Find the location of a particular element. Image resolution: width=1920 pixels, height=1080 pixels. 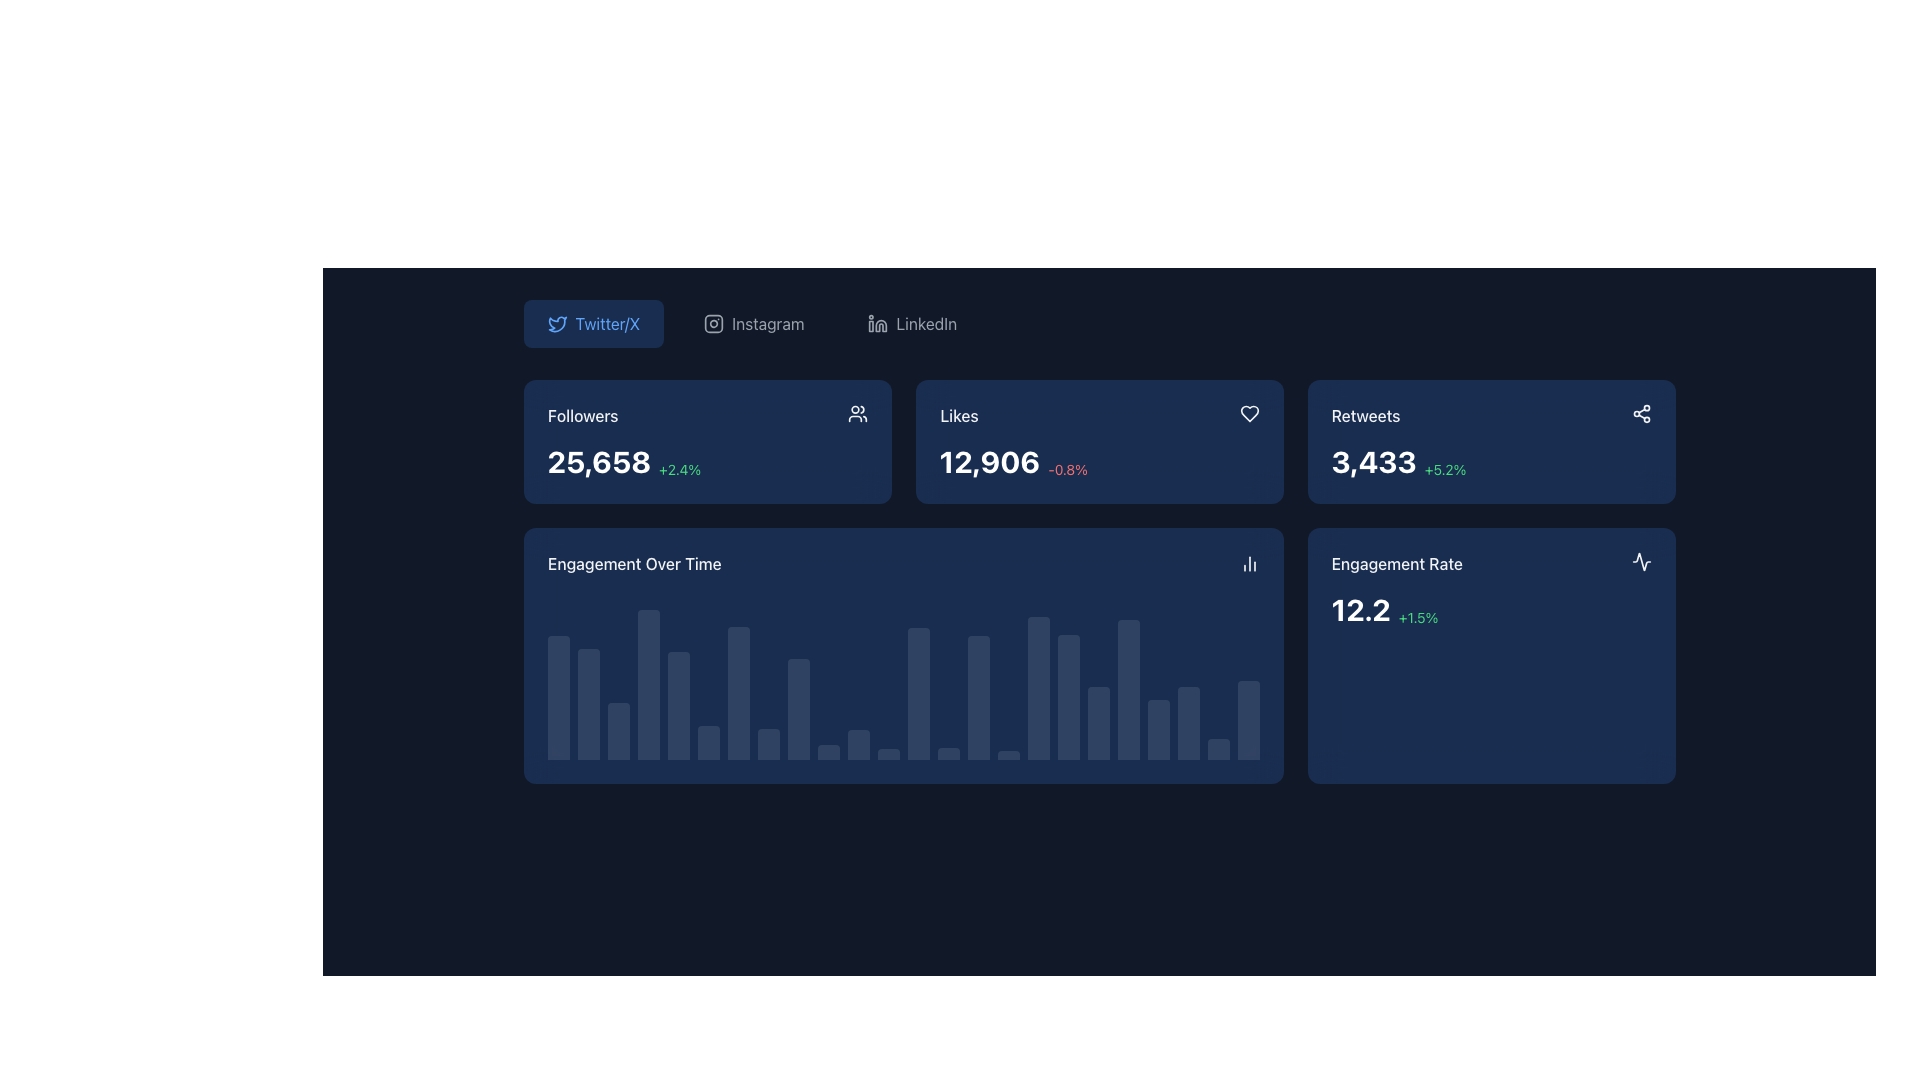

the 'LinkedIn' text label in the navigation menu is located at coordinates (925, 323).